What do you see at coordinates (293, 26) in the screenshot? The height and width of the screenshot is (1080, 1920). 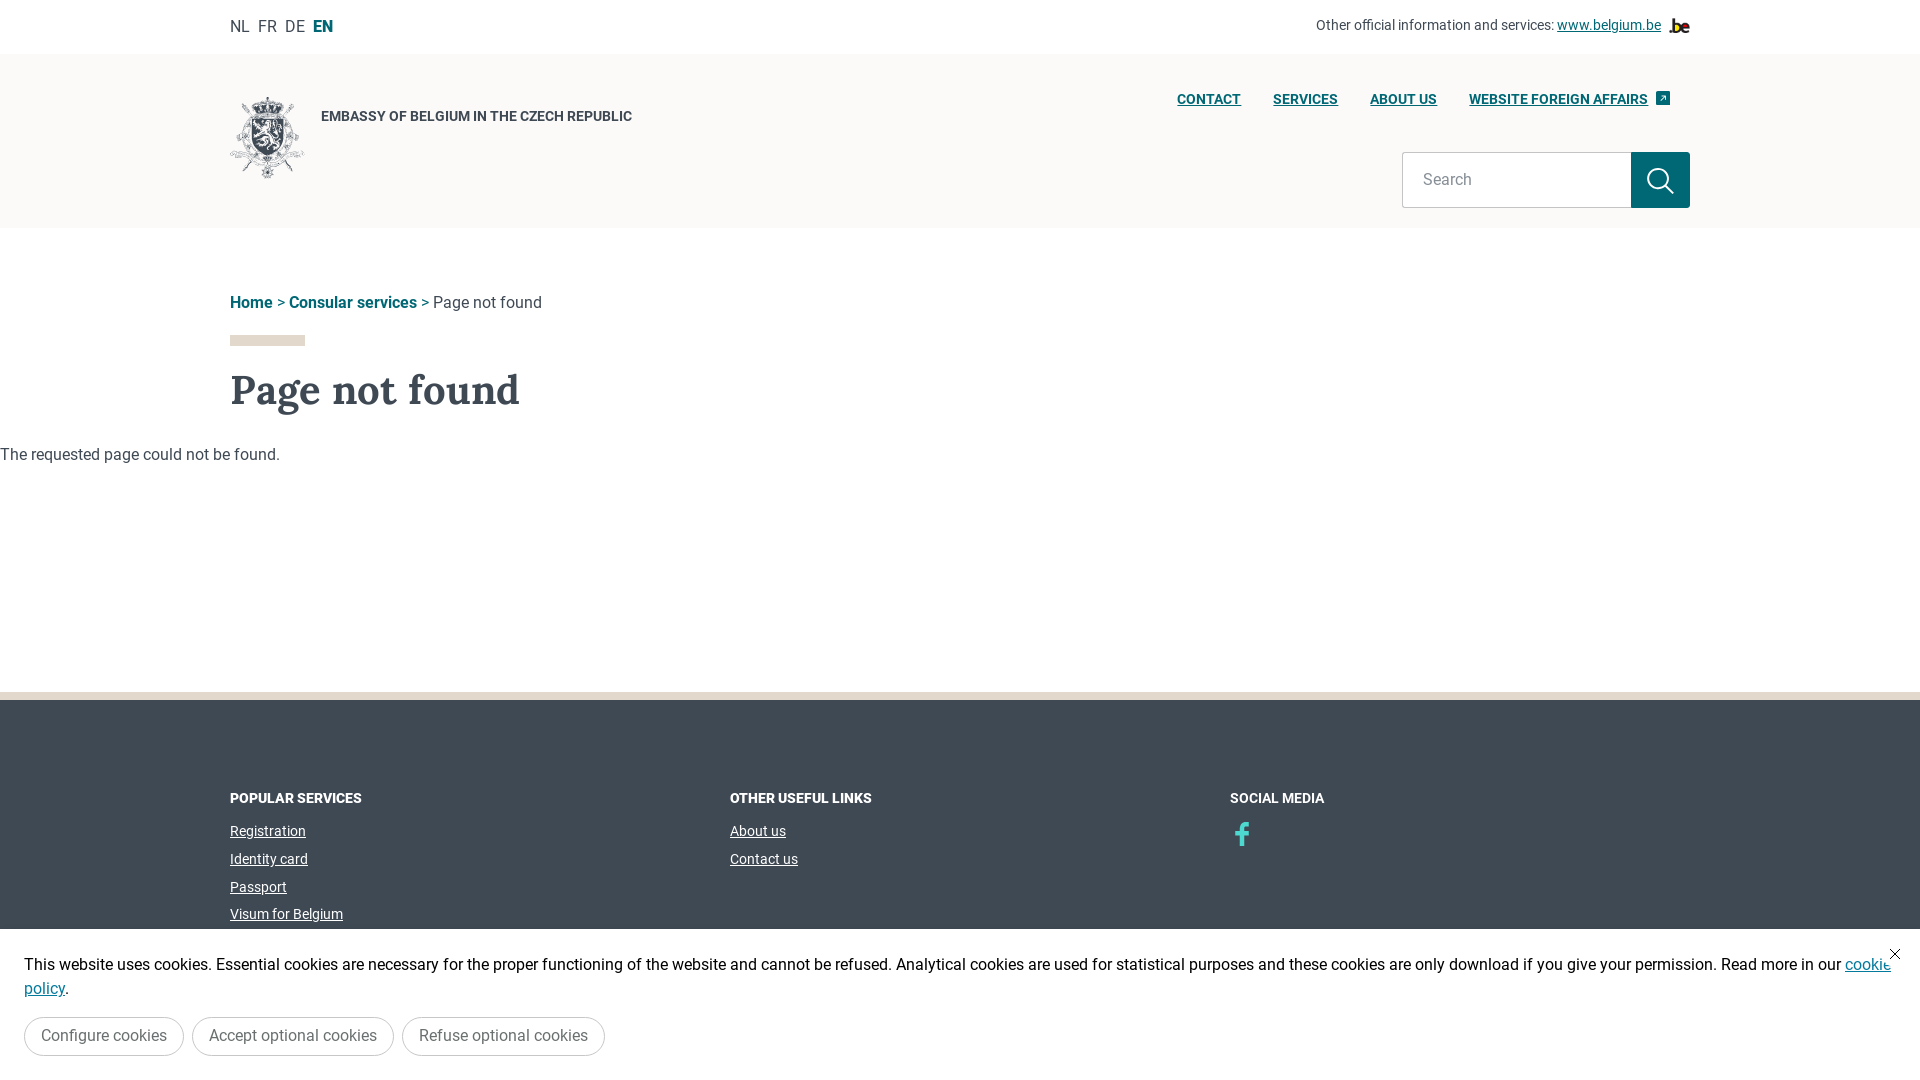 I see `'DE'` at bounding box center [293, 26].